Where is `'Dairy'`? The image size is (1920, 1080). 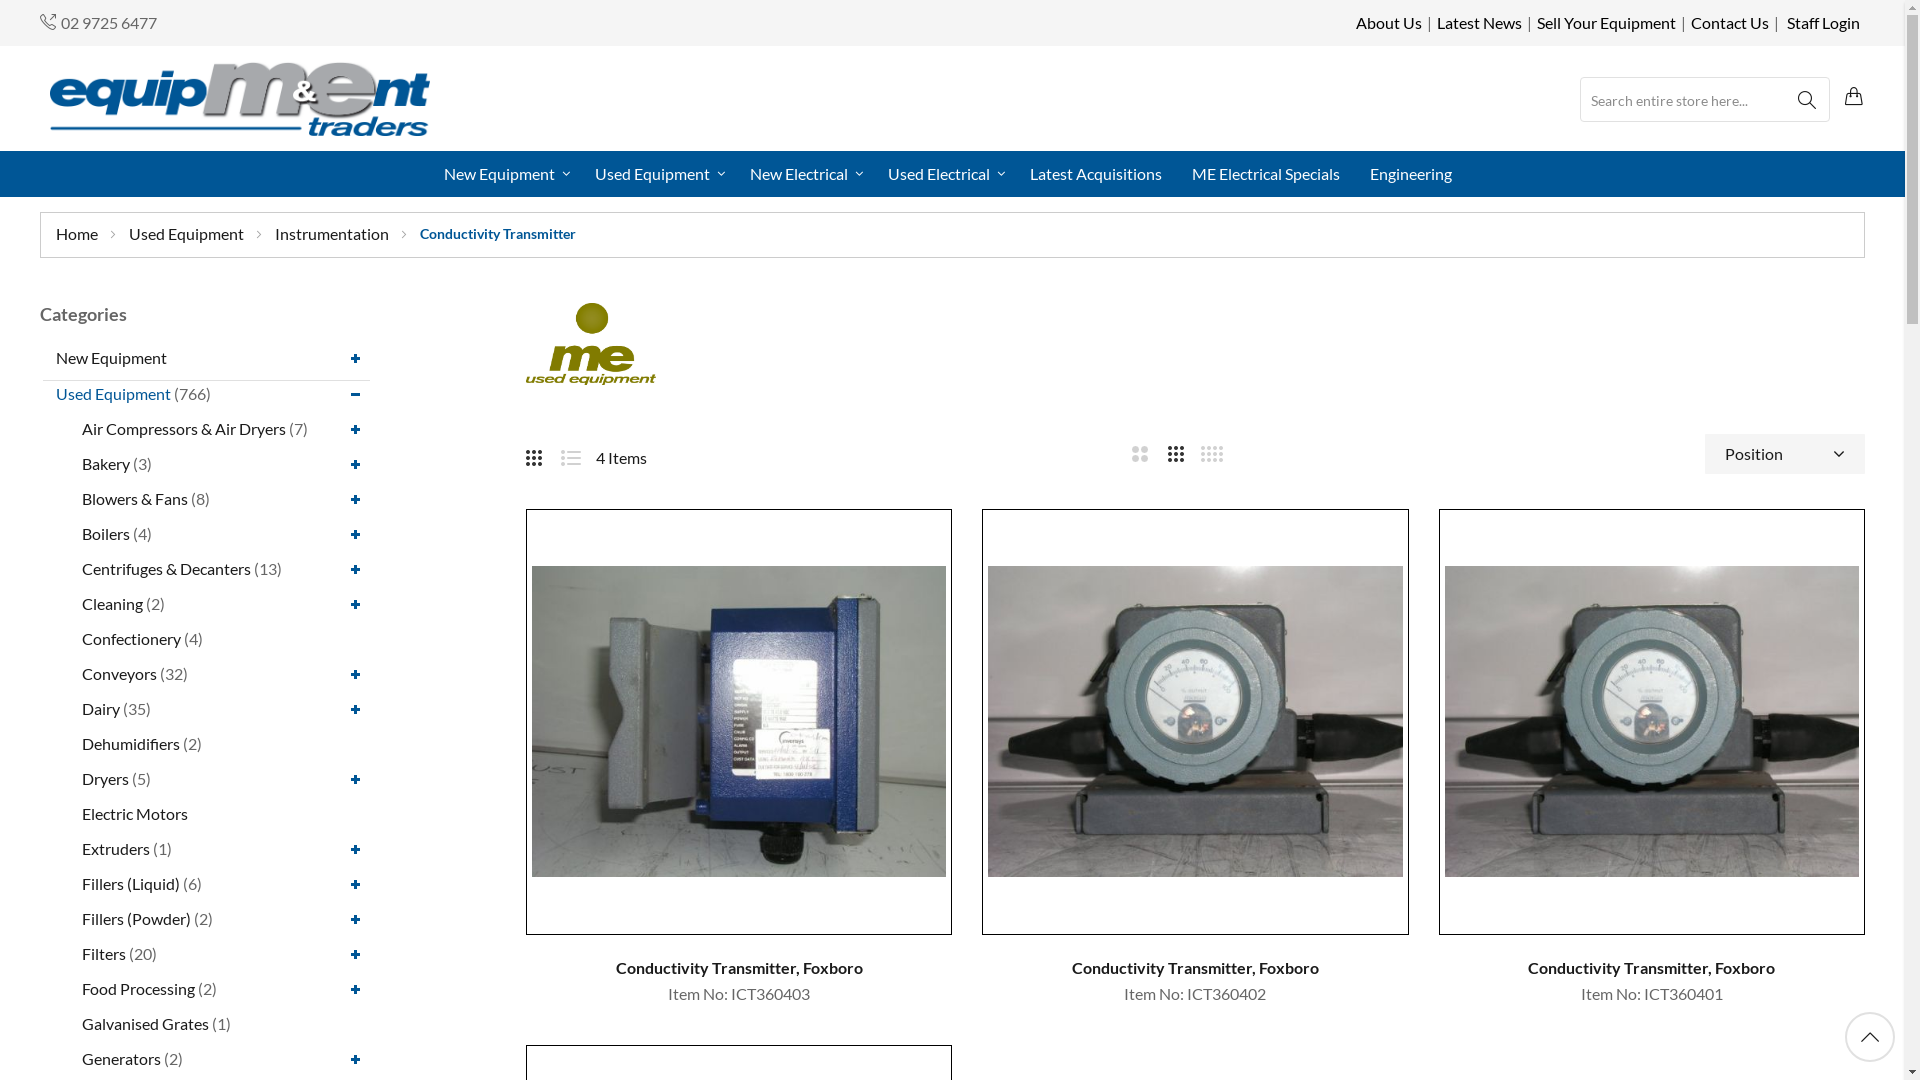 'Dairy' is located at coordinates (99, 706).